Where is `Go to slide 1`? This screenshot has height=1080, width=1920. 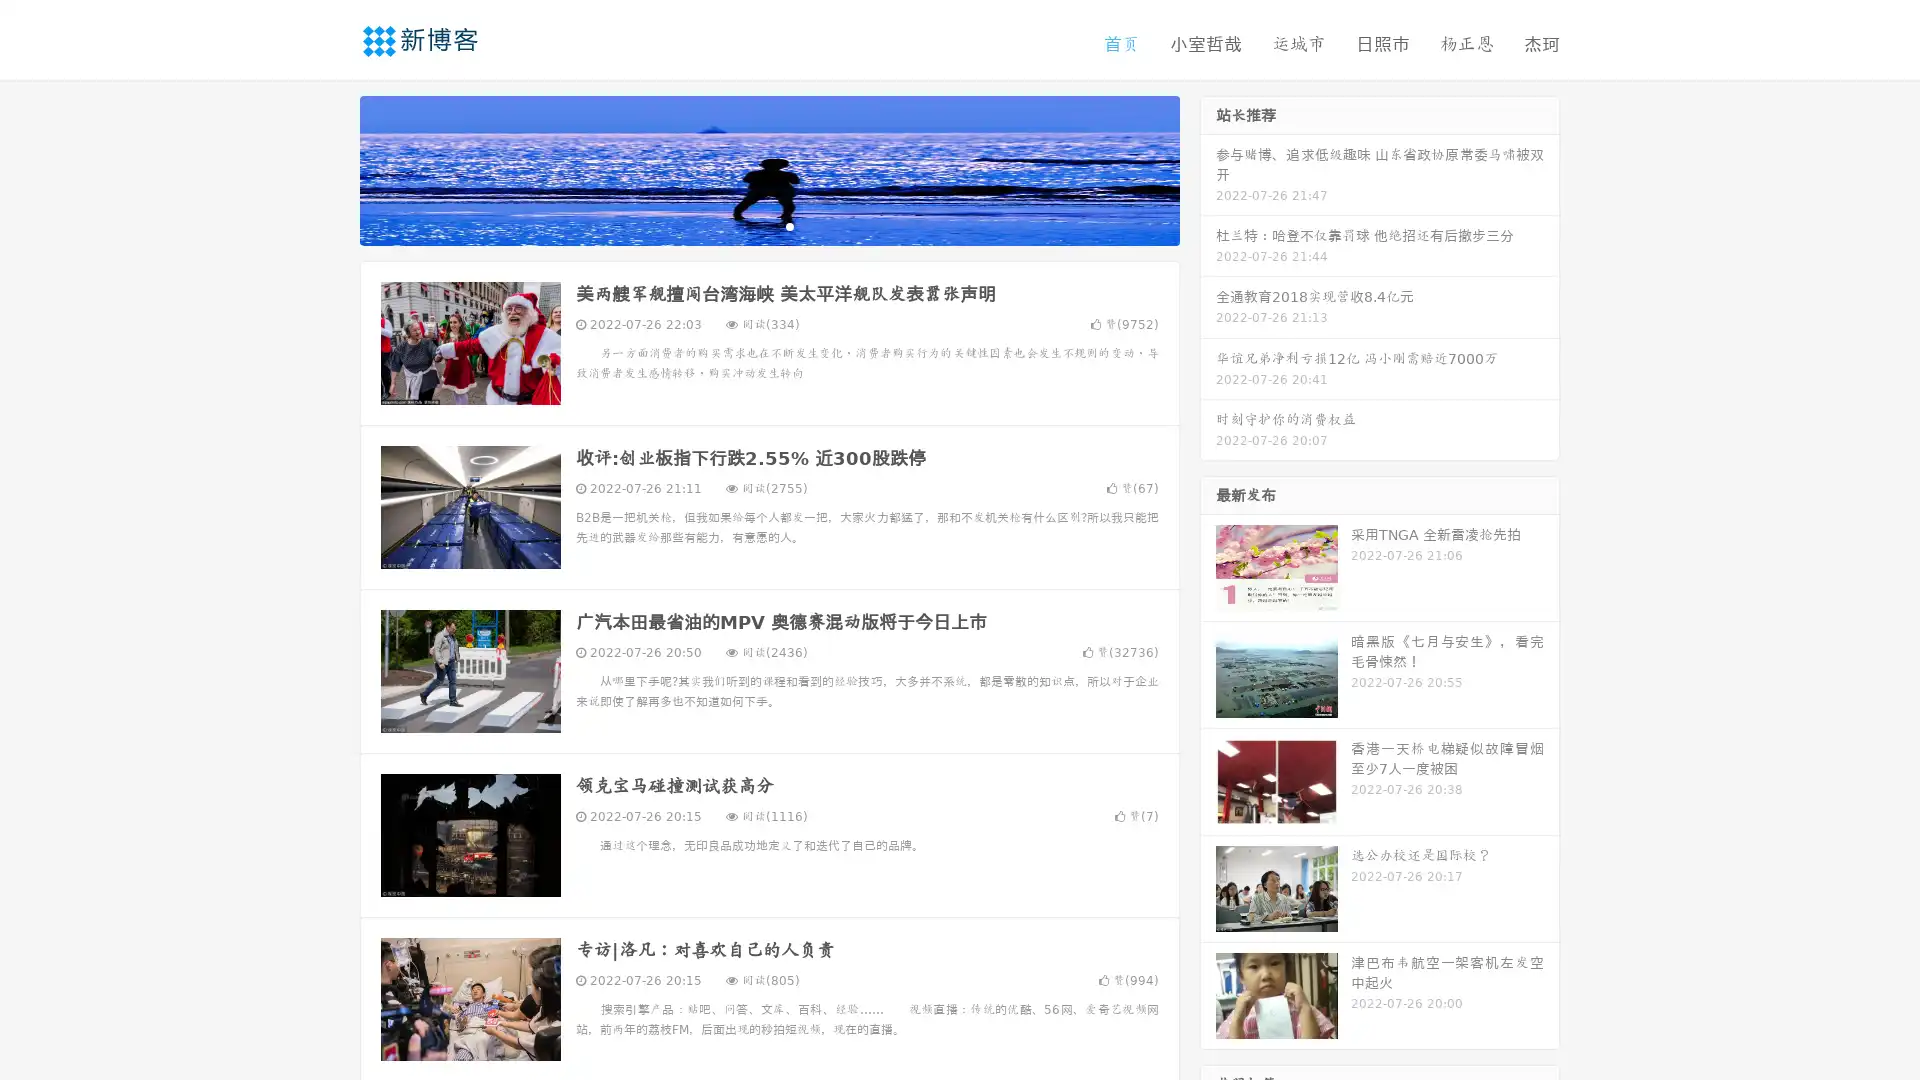
Go to slide 1 is located at coordinates (748, 225).